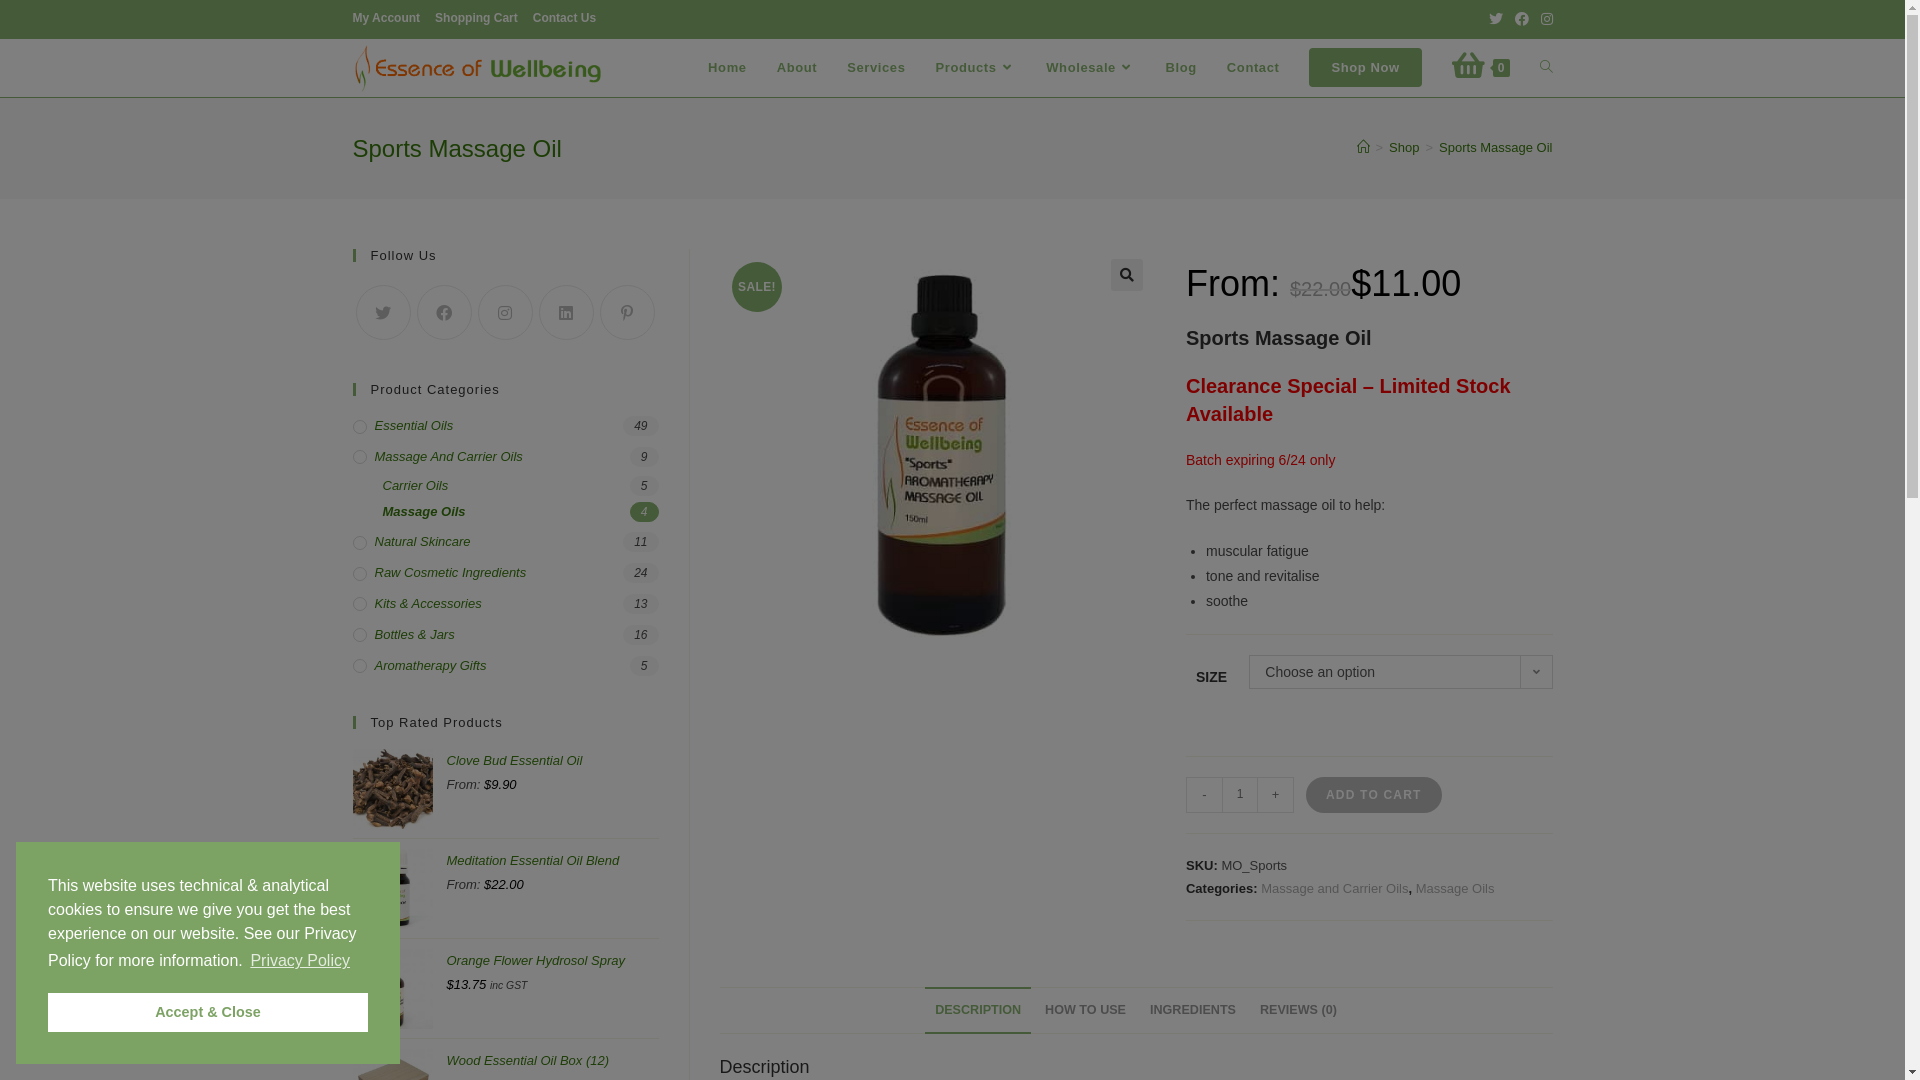  Describe the element at coordinates (1252, 67) in the screenshot. I see `'Contact'` at that location.